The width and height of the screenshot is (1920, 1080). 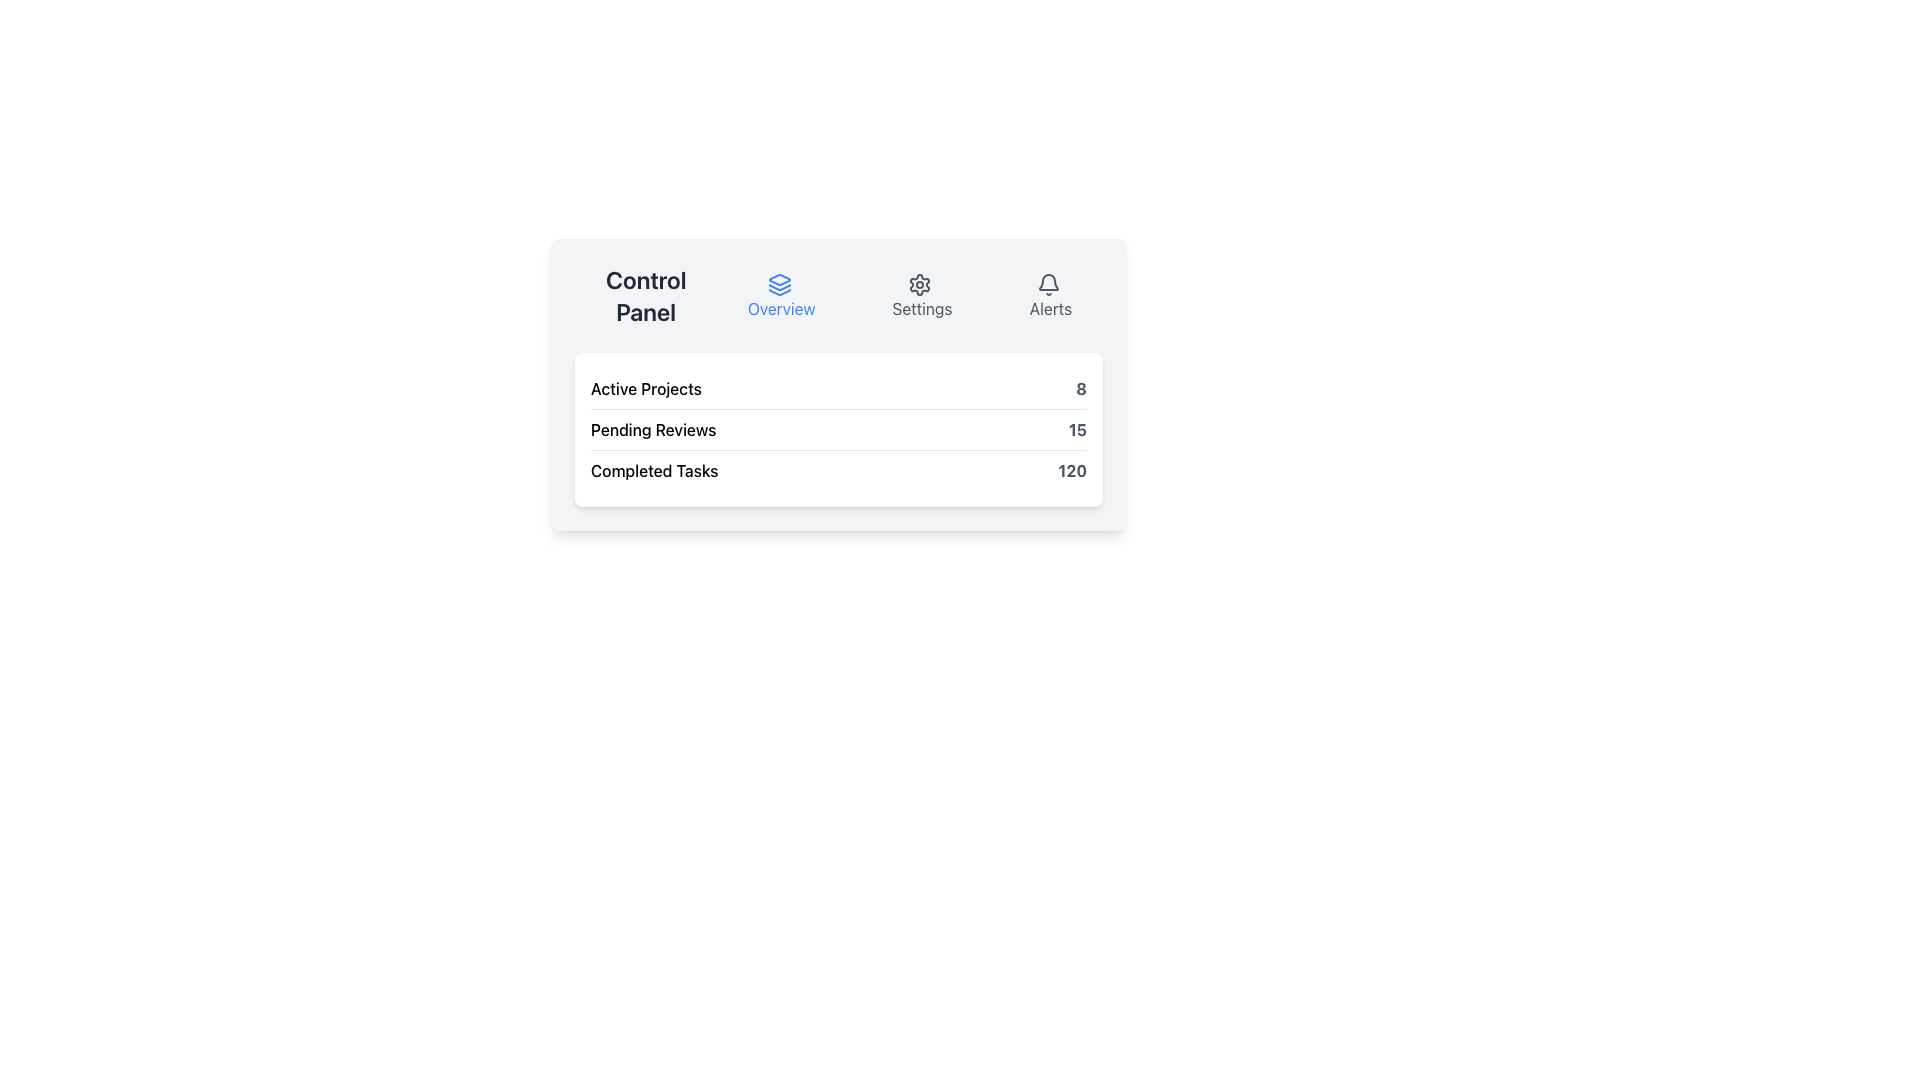 I want to click on the Static text label displaying the count of active projects, located at the right end of the first row in the control panel list, so click(x=1080, y=388).